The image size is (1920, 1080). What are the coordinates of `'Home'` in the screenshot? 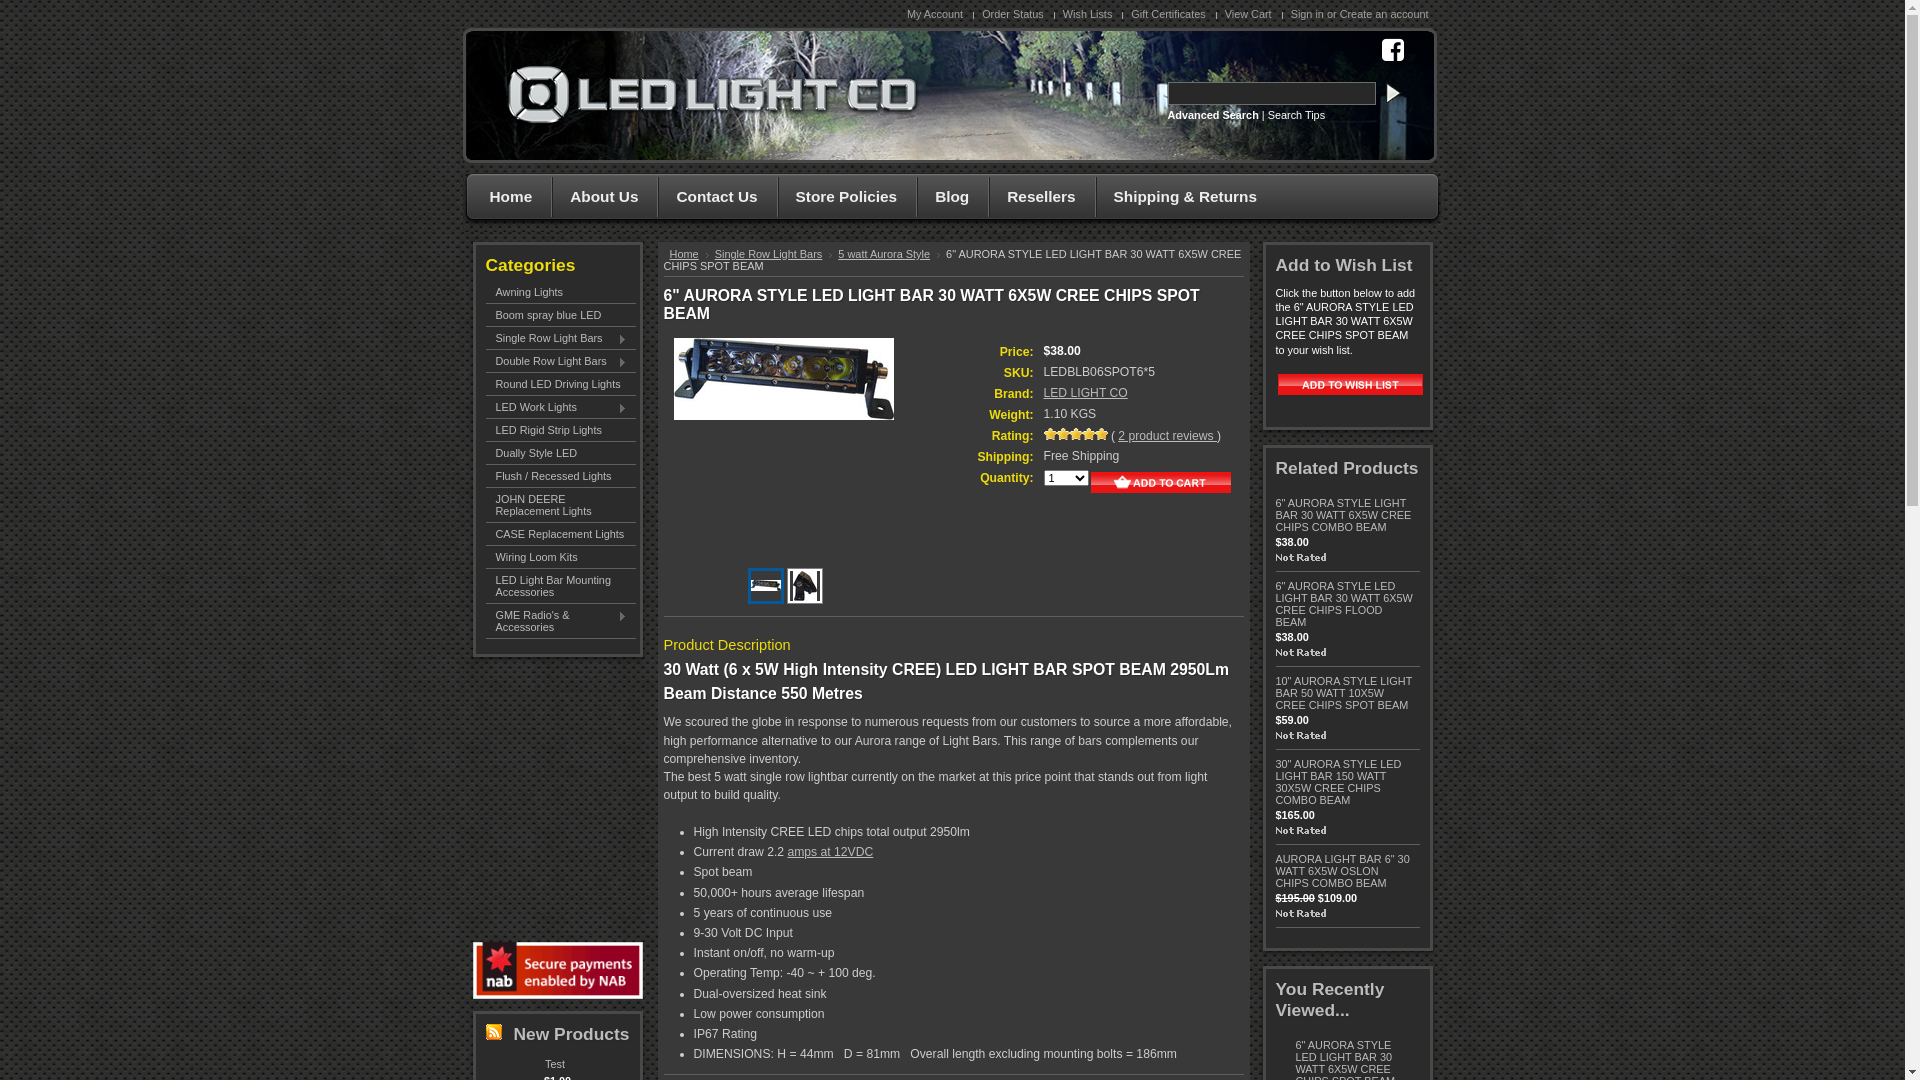 It's located at (689, 253).